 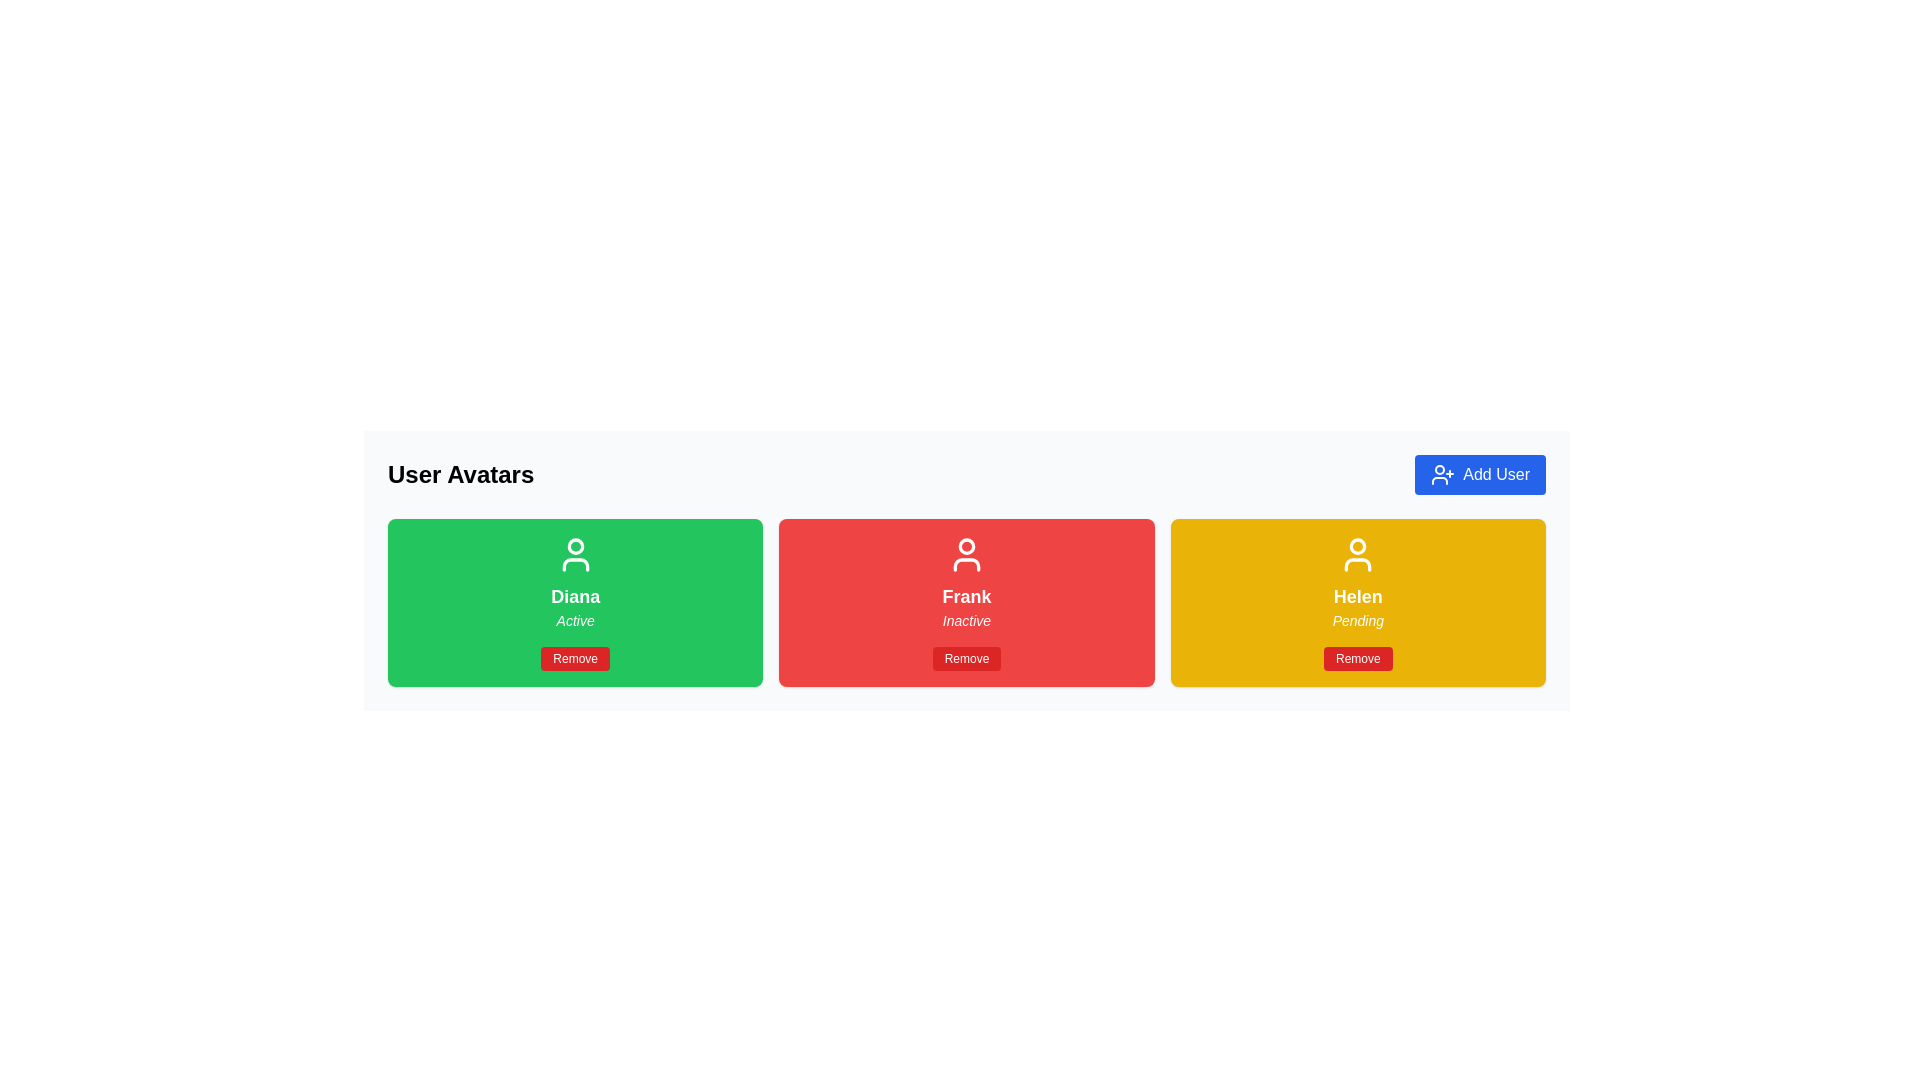 I want to click on the 'Add User' button, so click(x=1480, y=474).